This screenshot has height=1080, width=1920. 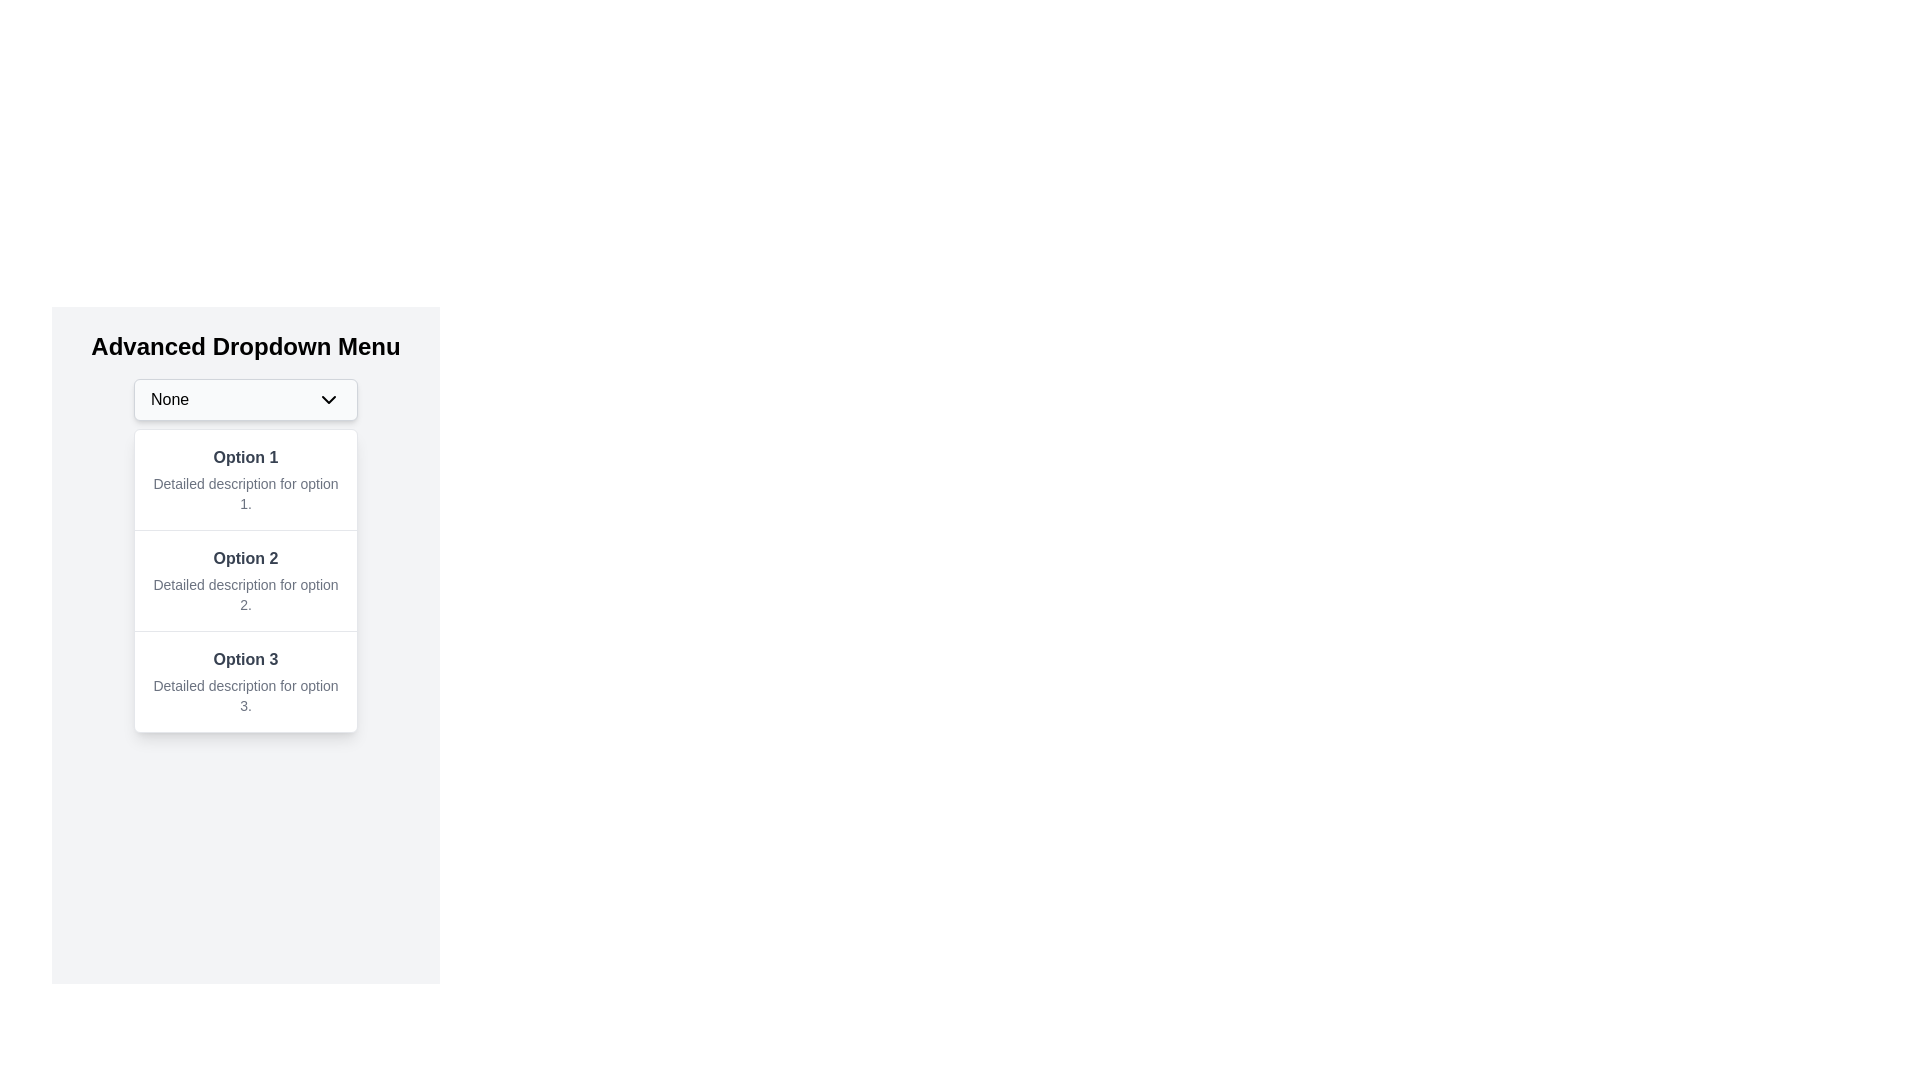 I want to click on to select 'Option 3' from the dropdown menu, which is the third item in the list positioned below 'Option 2', so click(x=244, y=680).